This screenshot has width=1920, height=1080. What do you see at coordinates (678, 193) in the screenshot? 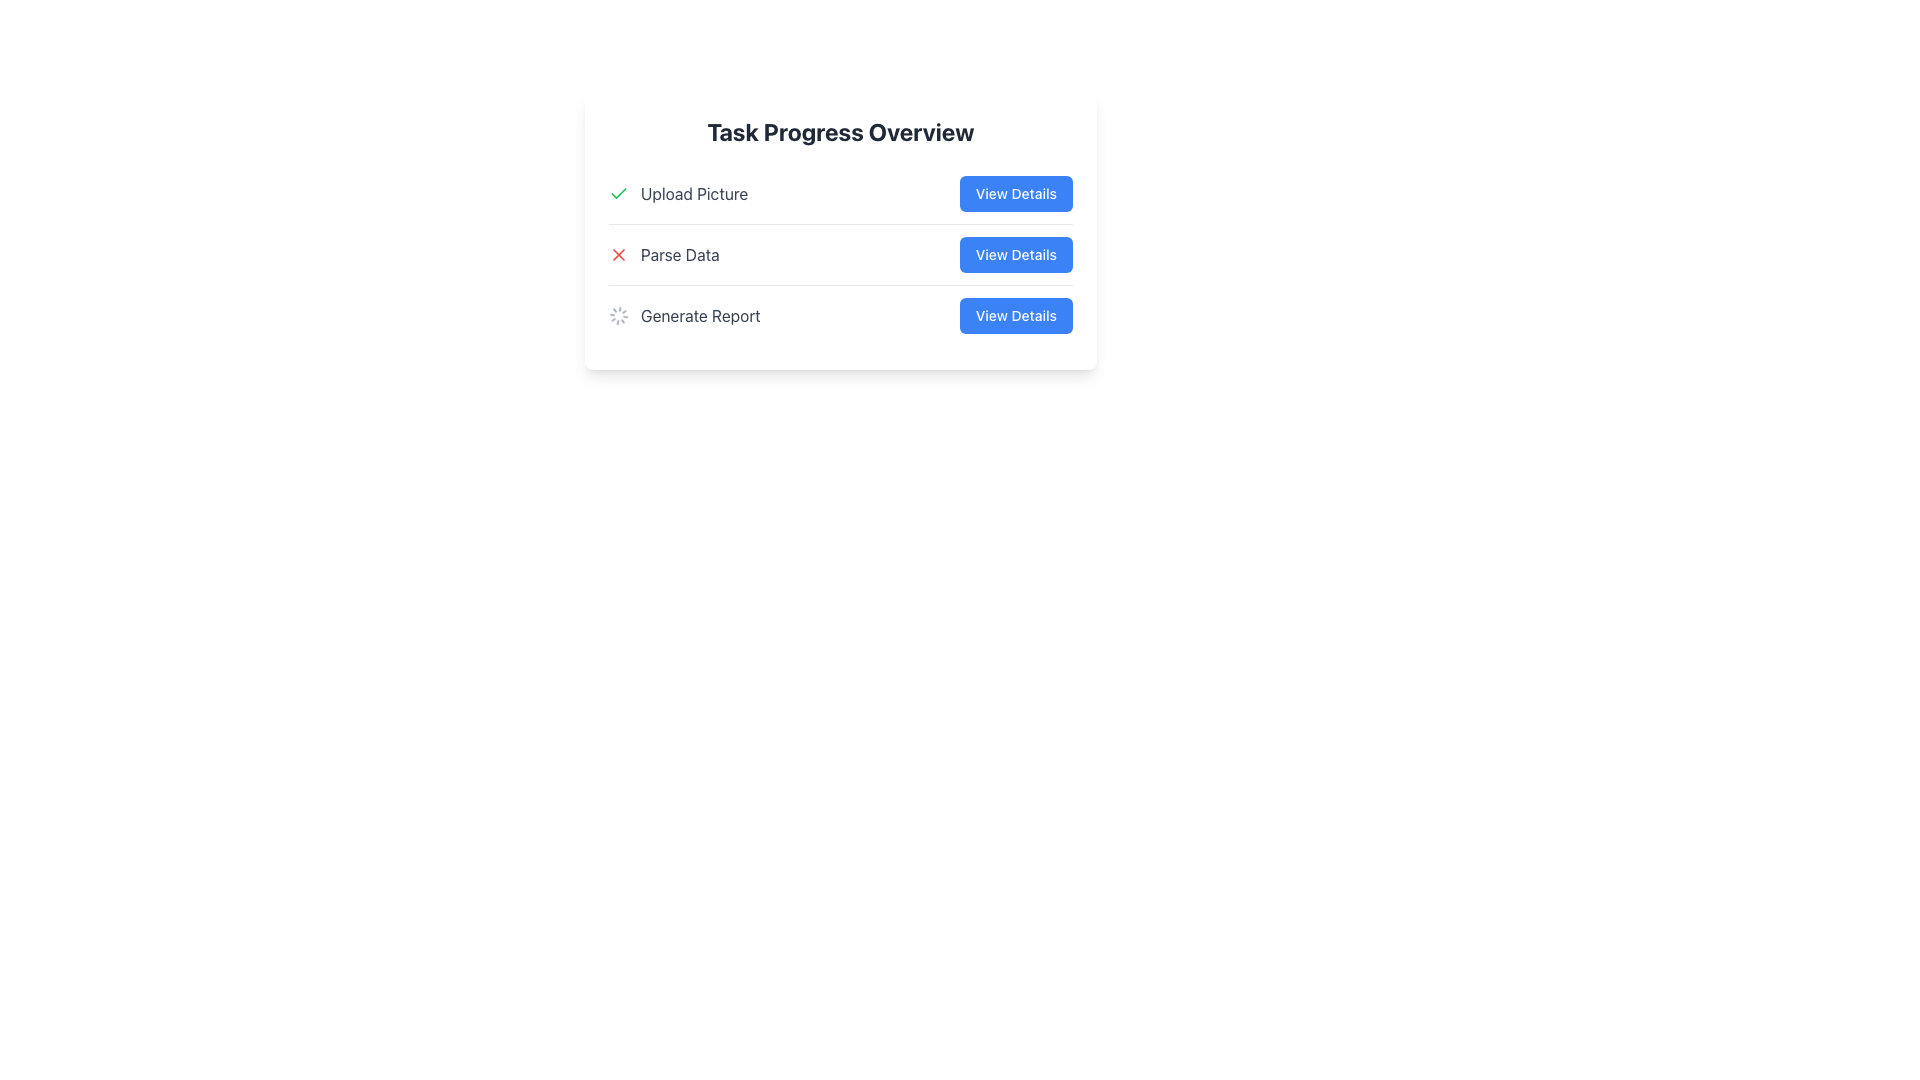
I see `the 'Upload Picture' task label with a green checkmark, which indicates the task is complete, located under the 'Task Progress Overview' section` at bounding box center [678, 193].